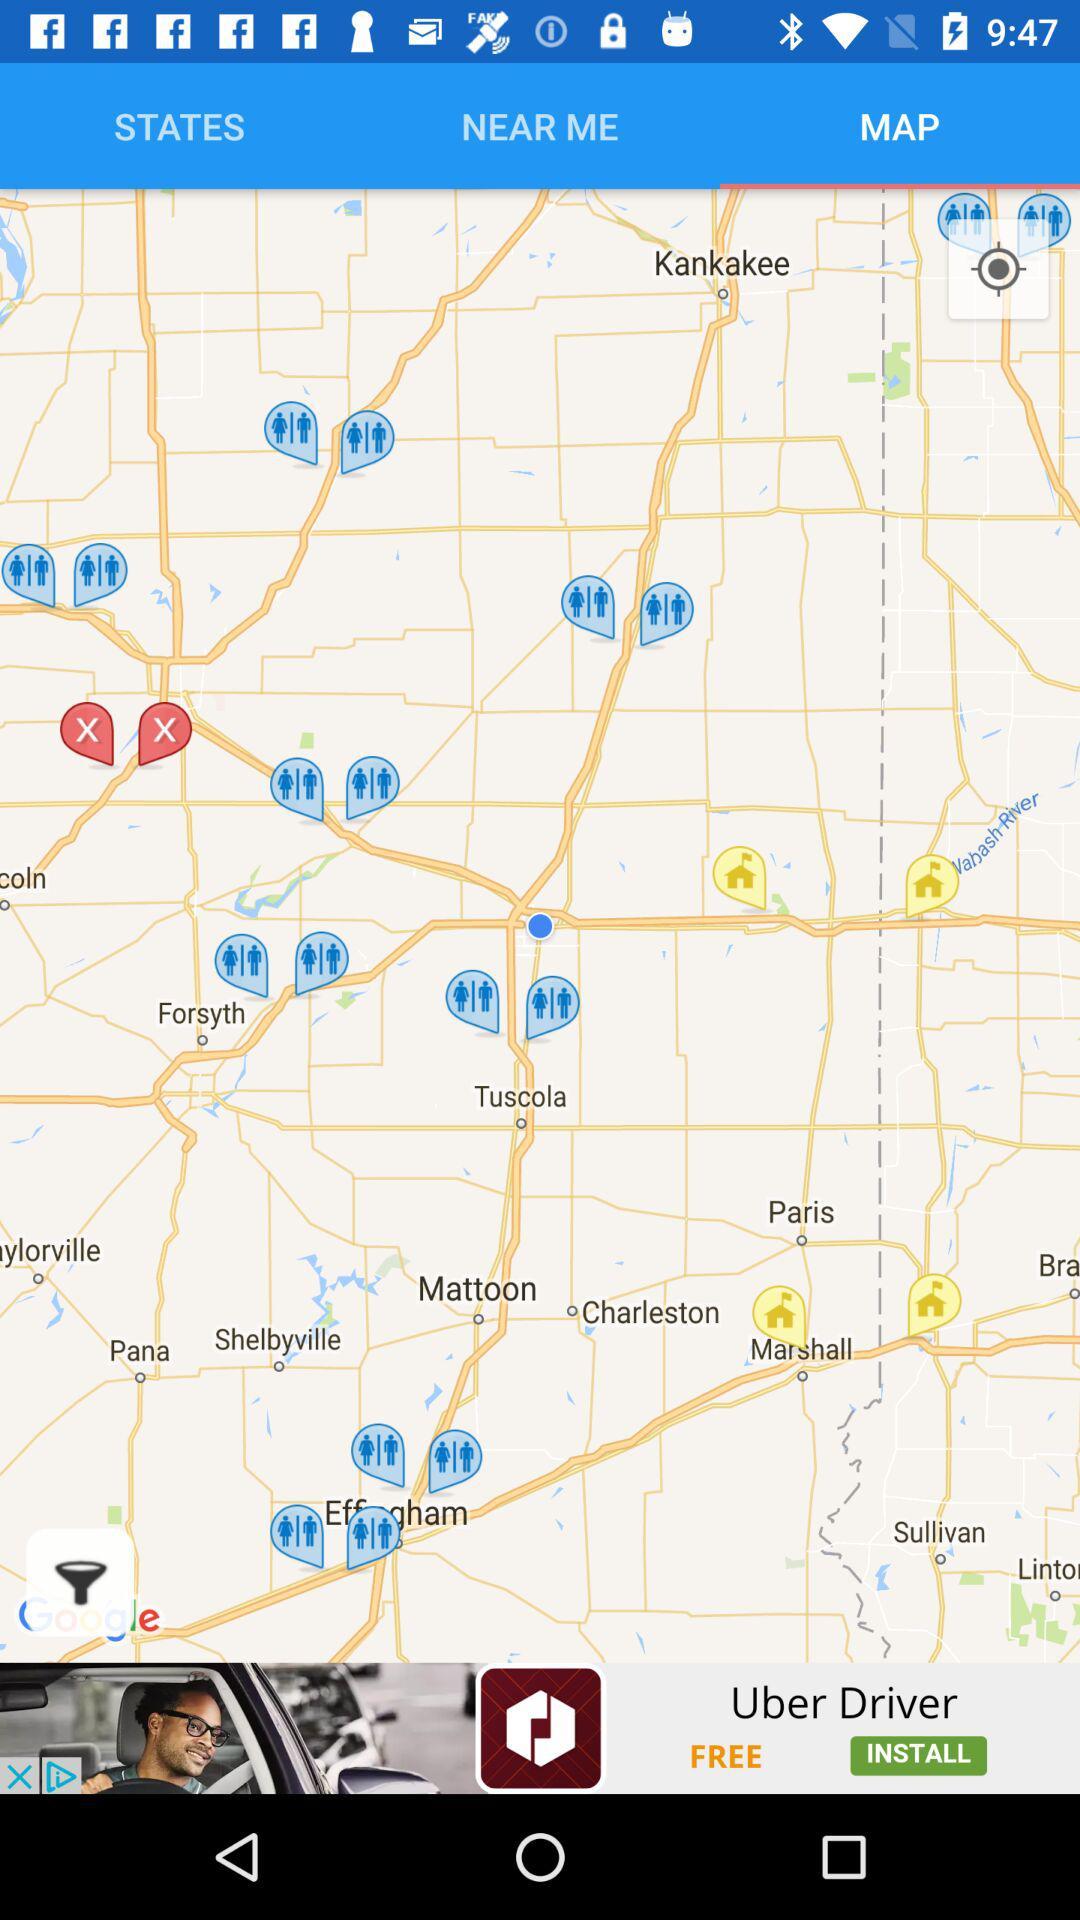 The width and height of the screenshot is (1080, 1920). What do you see at coordinates (998, 269) in the screenshot?
I see `the location_crosshair icon` at bounding box center [998, 269].